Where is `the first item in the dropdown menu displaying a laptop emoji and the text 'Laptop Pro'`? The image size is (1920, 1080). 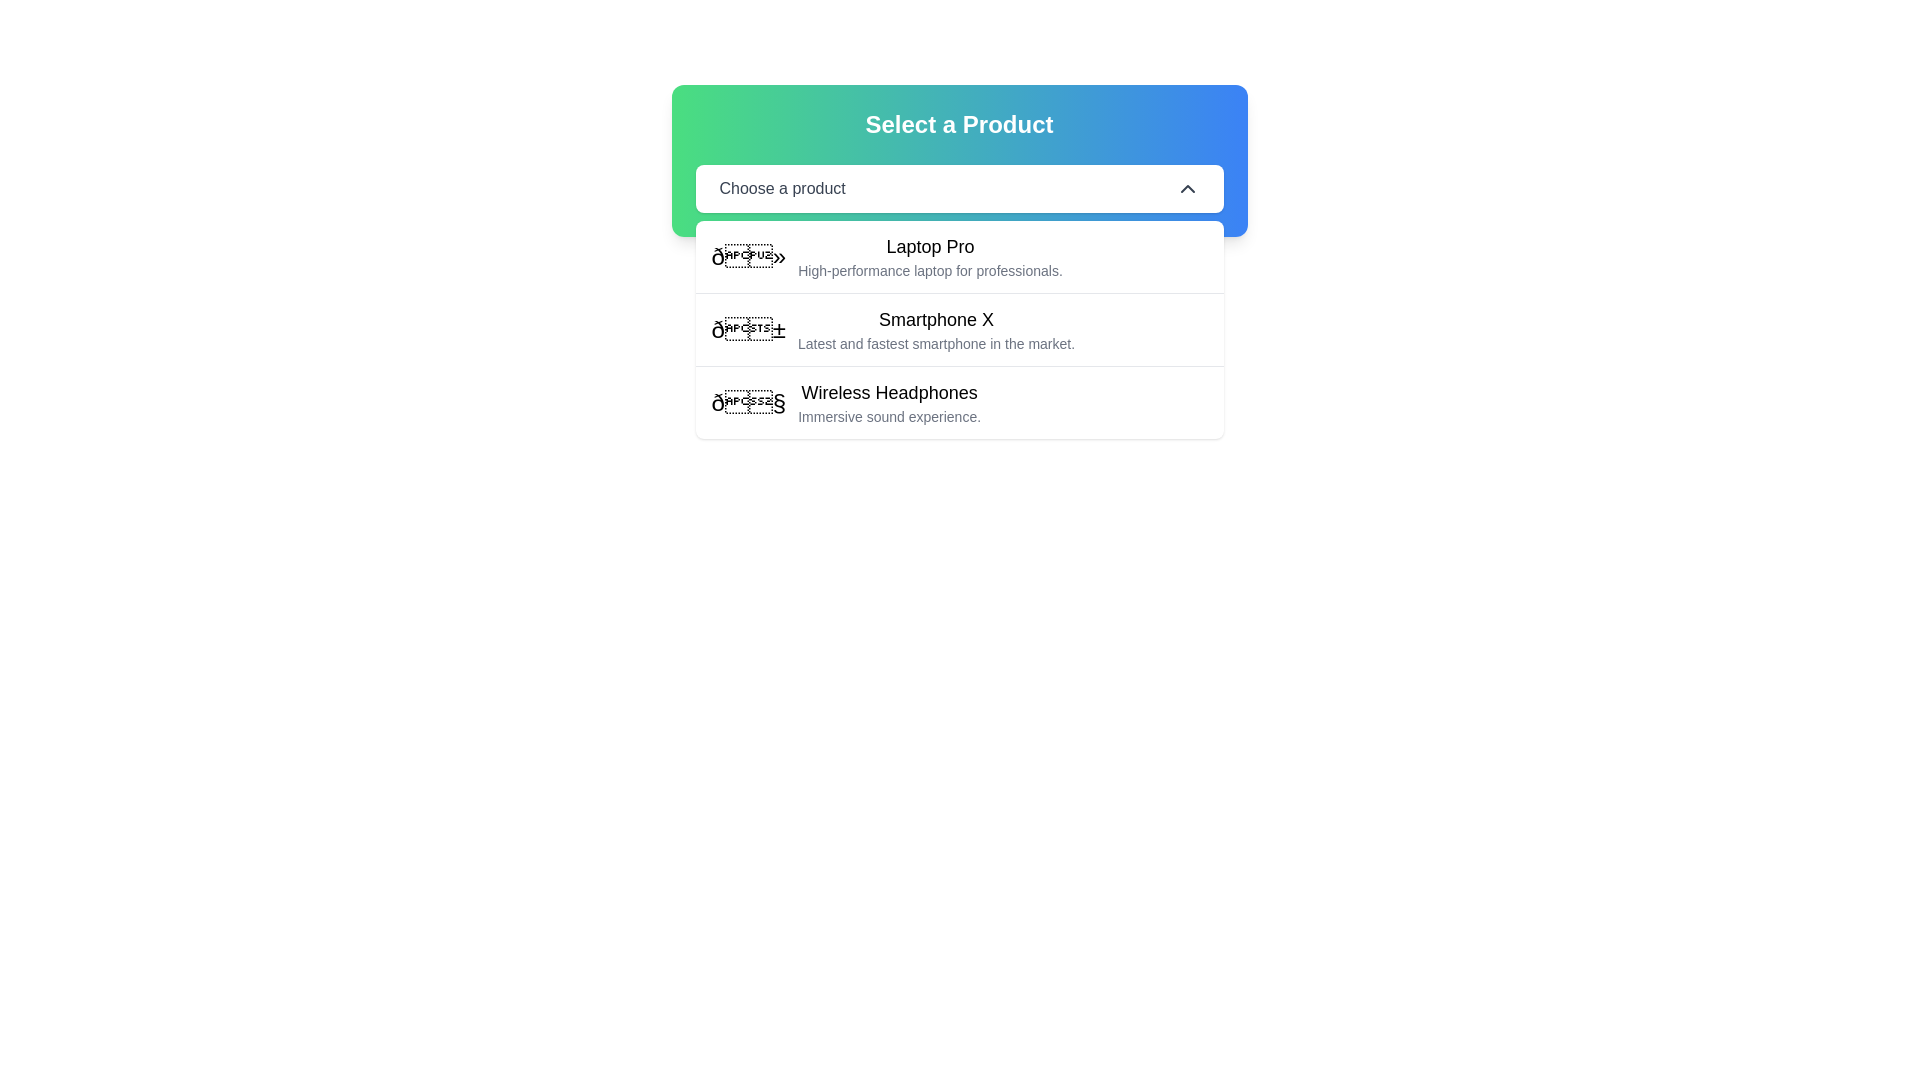
the first item in the dropdown menu displaying a laptop emoji and the text 'Laptop Pro' is located at coordinates (886, 256).